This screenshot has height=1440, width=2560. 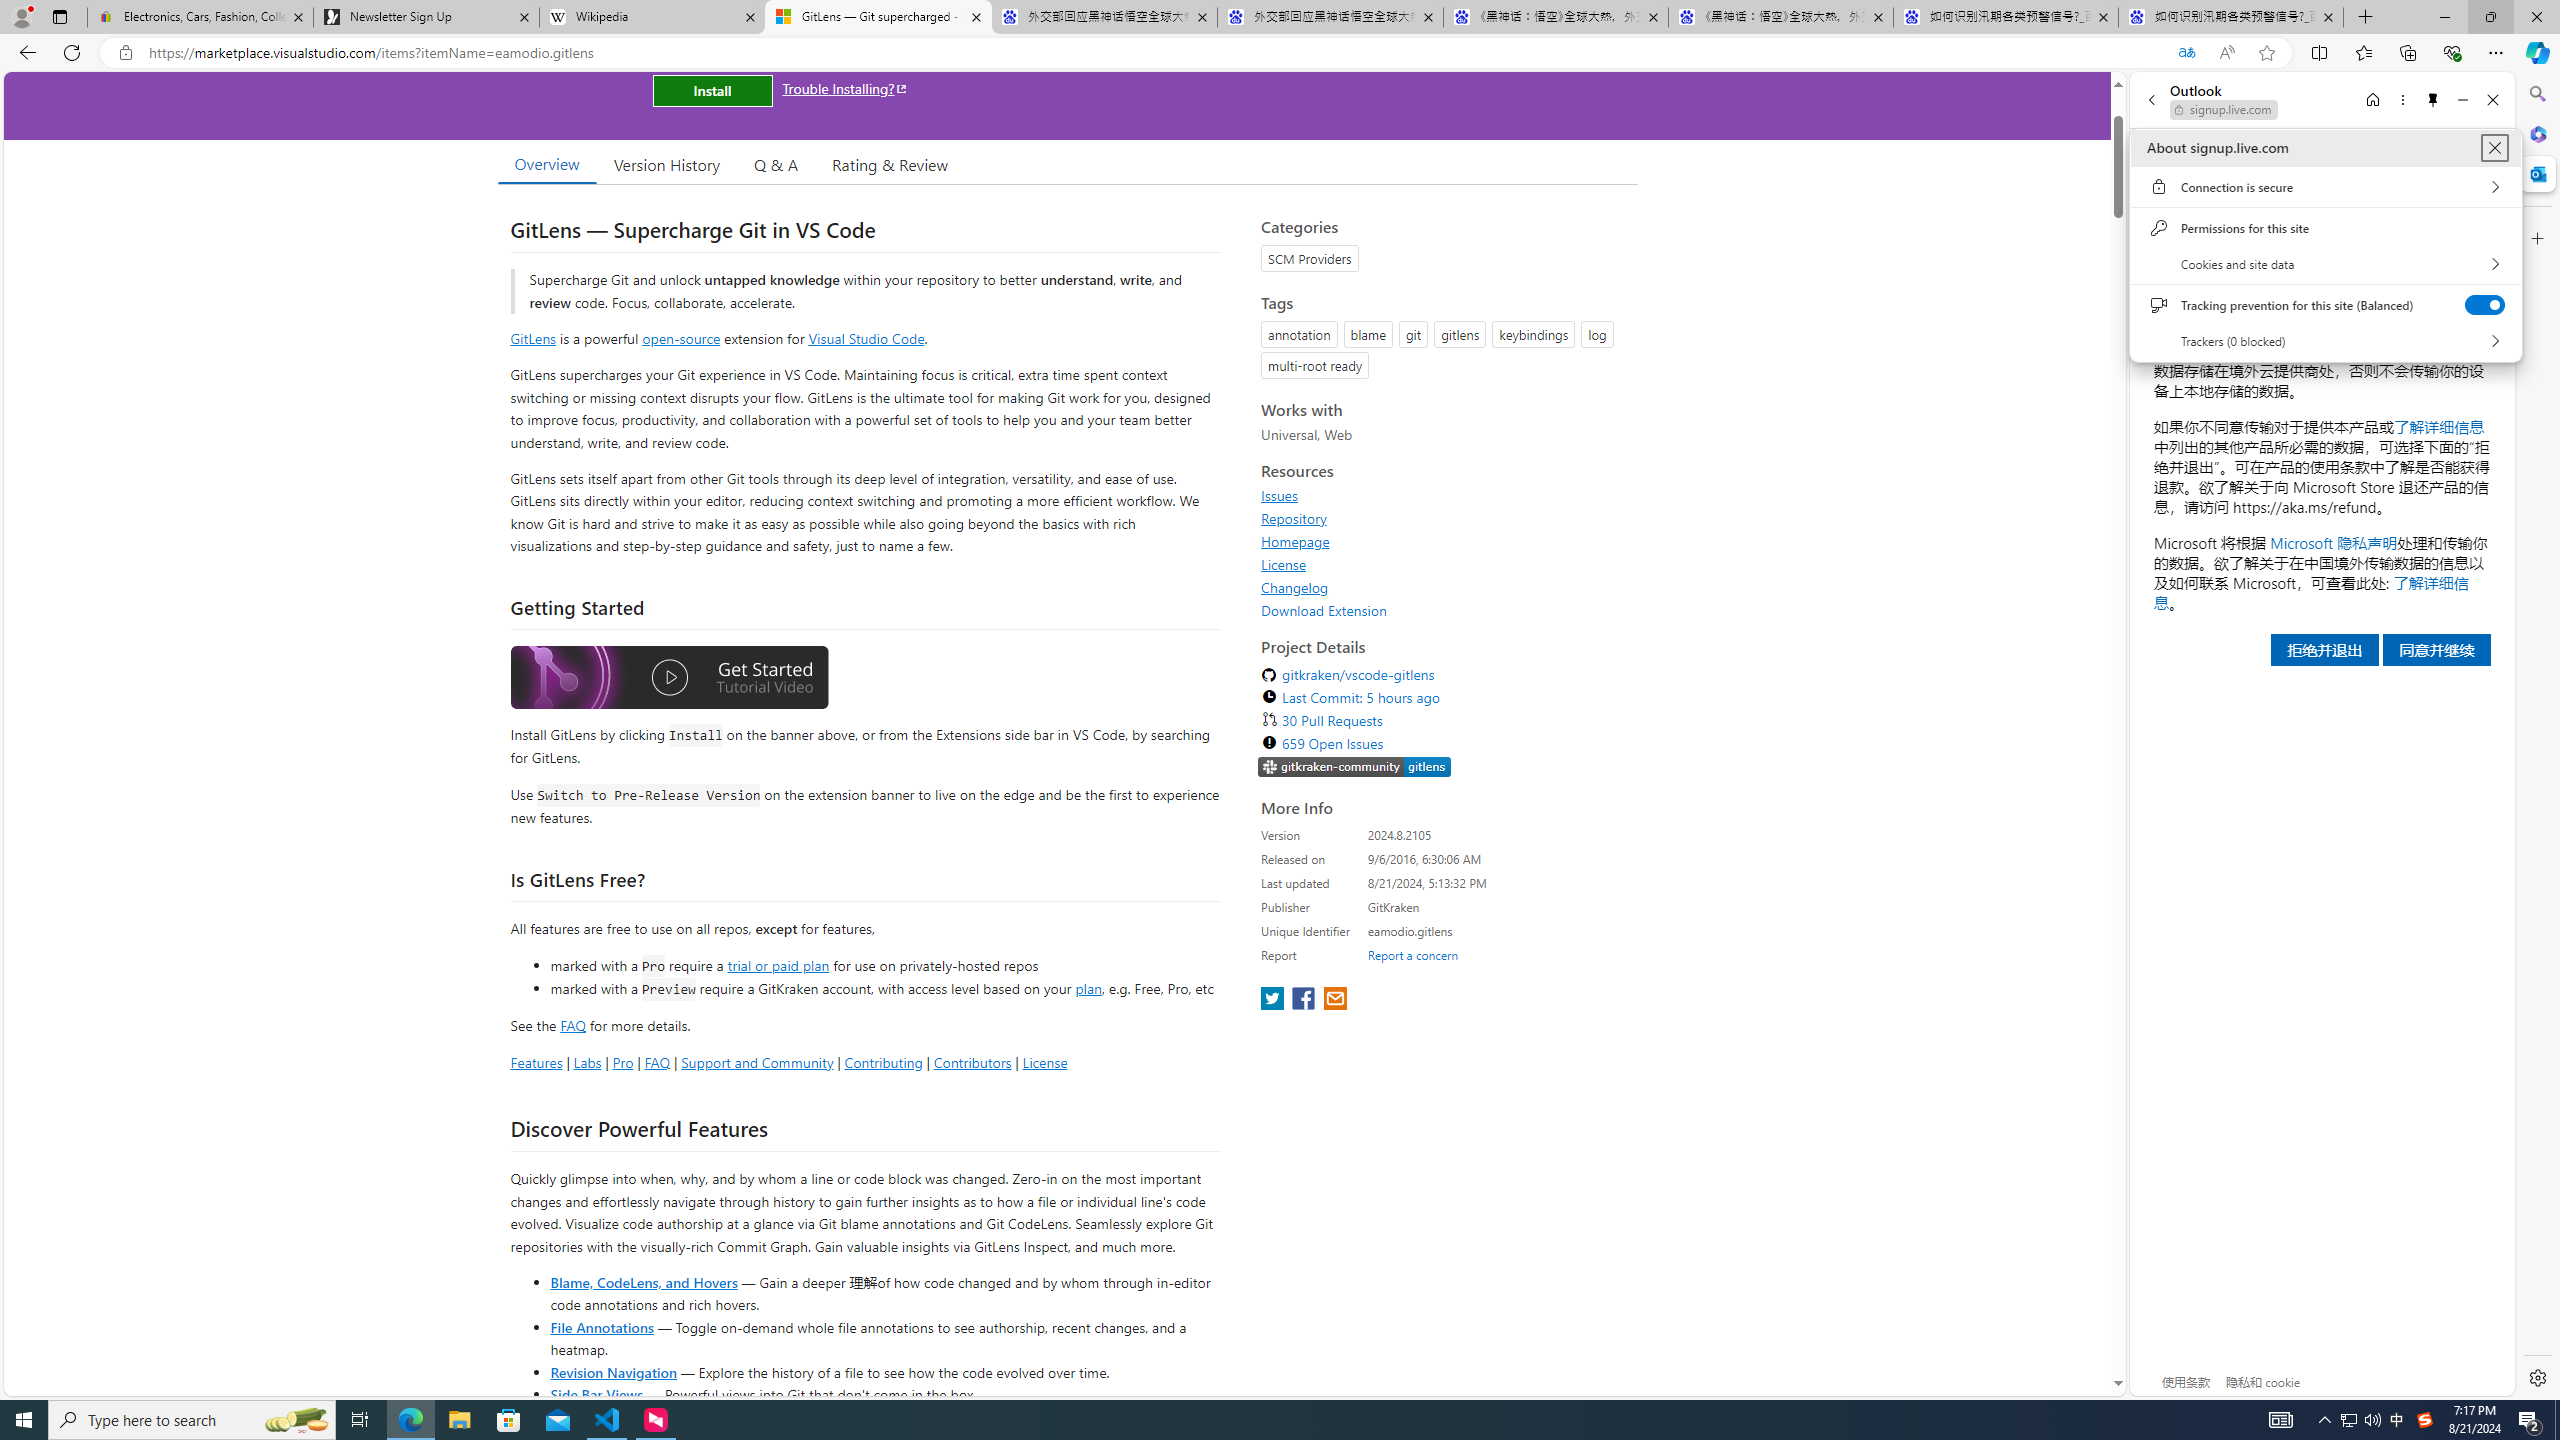 I want to click on 'Notification Chevron', so click(x=2324, y=1418).